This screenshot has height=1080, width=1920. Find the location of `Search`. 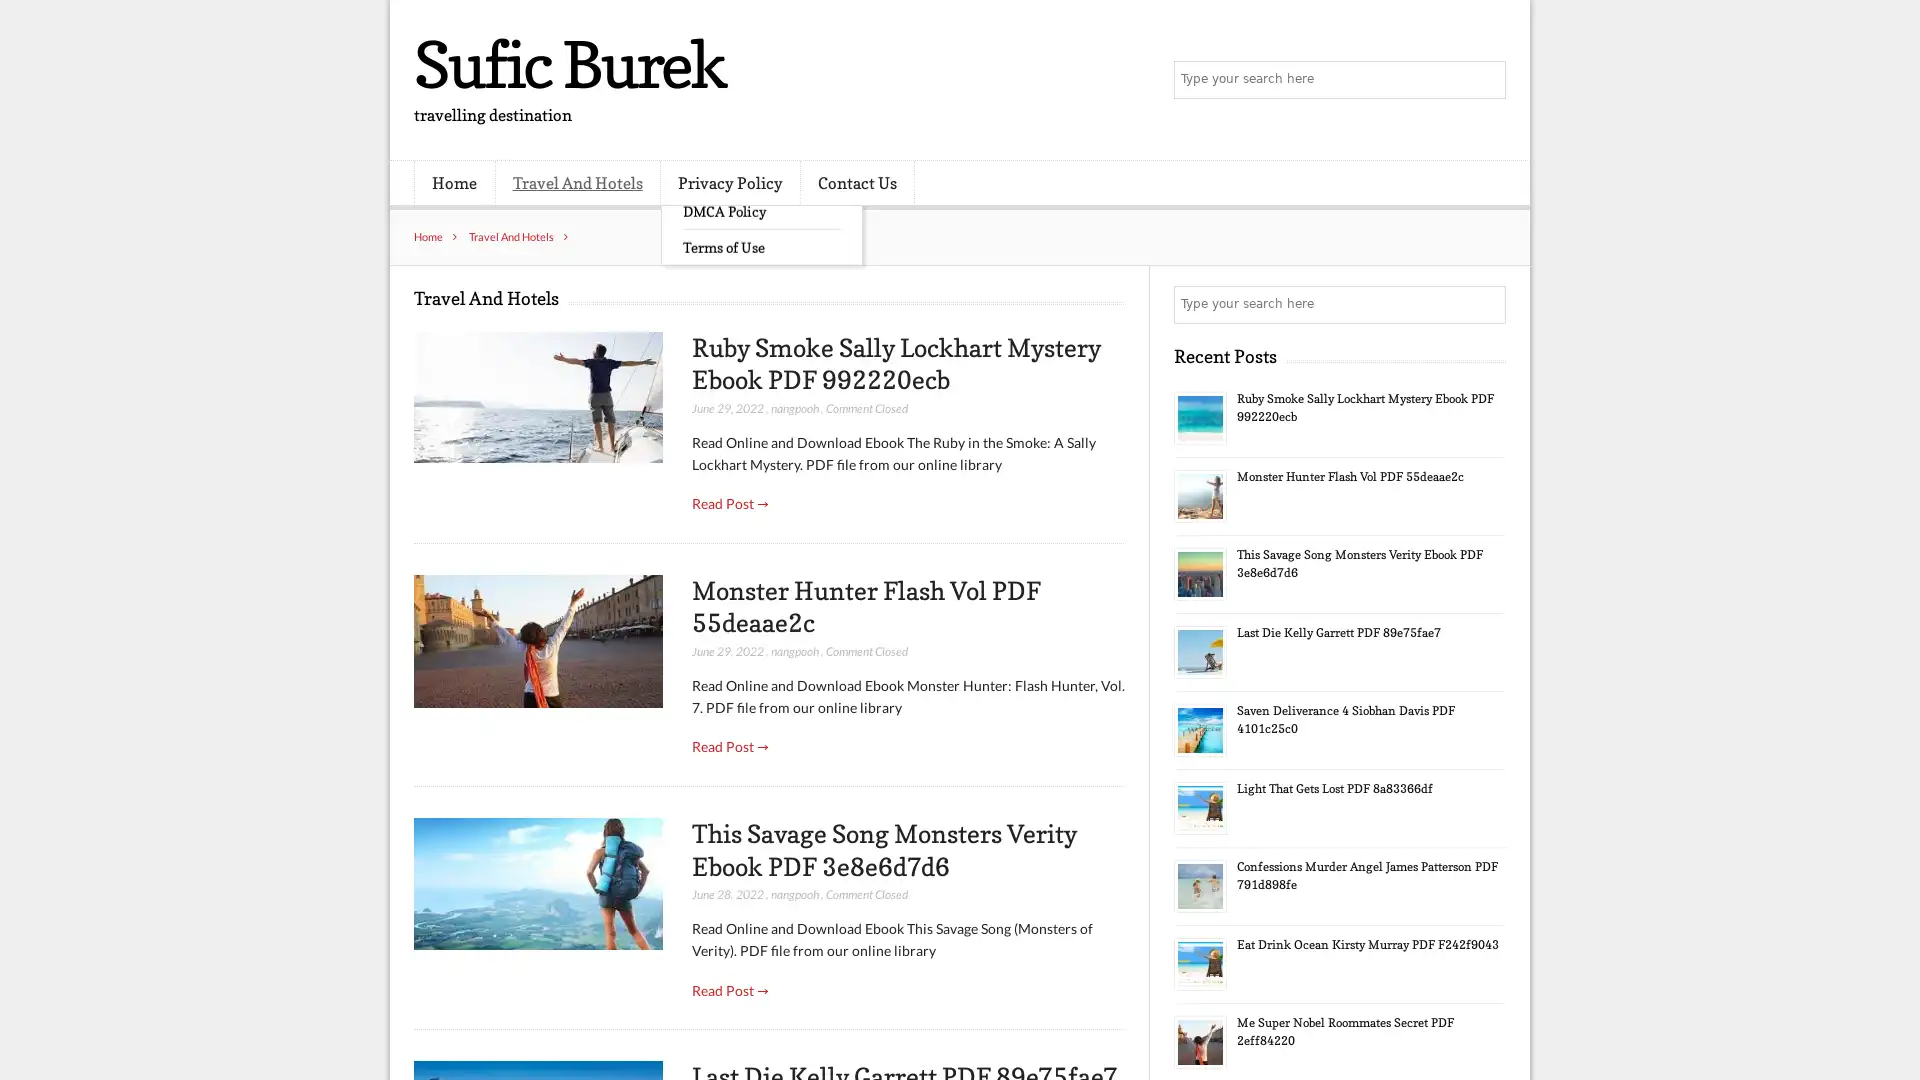

Search is located at coordinates (1485, 80).